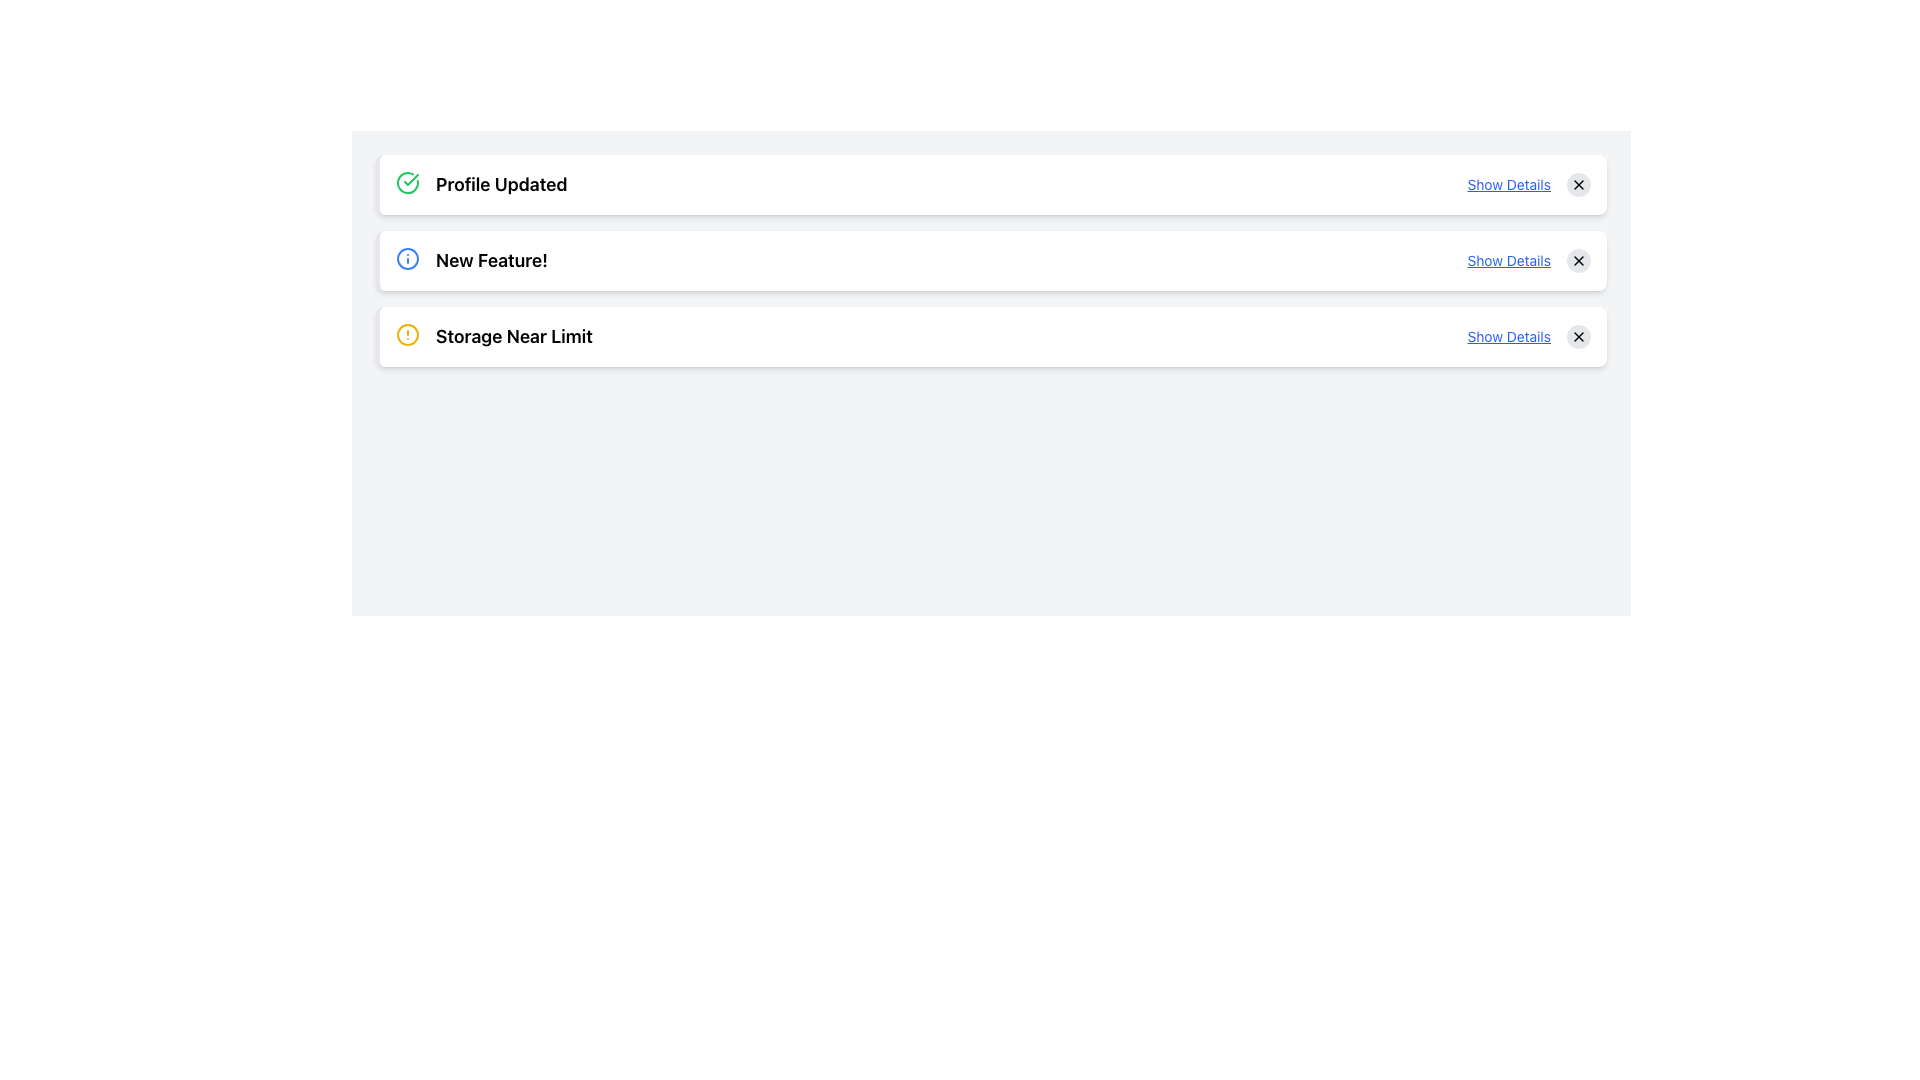 This screenshot has width=1920, height=1080. What do you see at coordinates (491, 260) in the screenshot?
I see `the 'New Feature!' notification text label, which is the second notification in a vertical list, located between 'Profile Updated' and 'Storage Near Limit'` at bounding box center [491, 260].